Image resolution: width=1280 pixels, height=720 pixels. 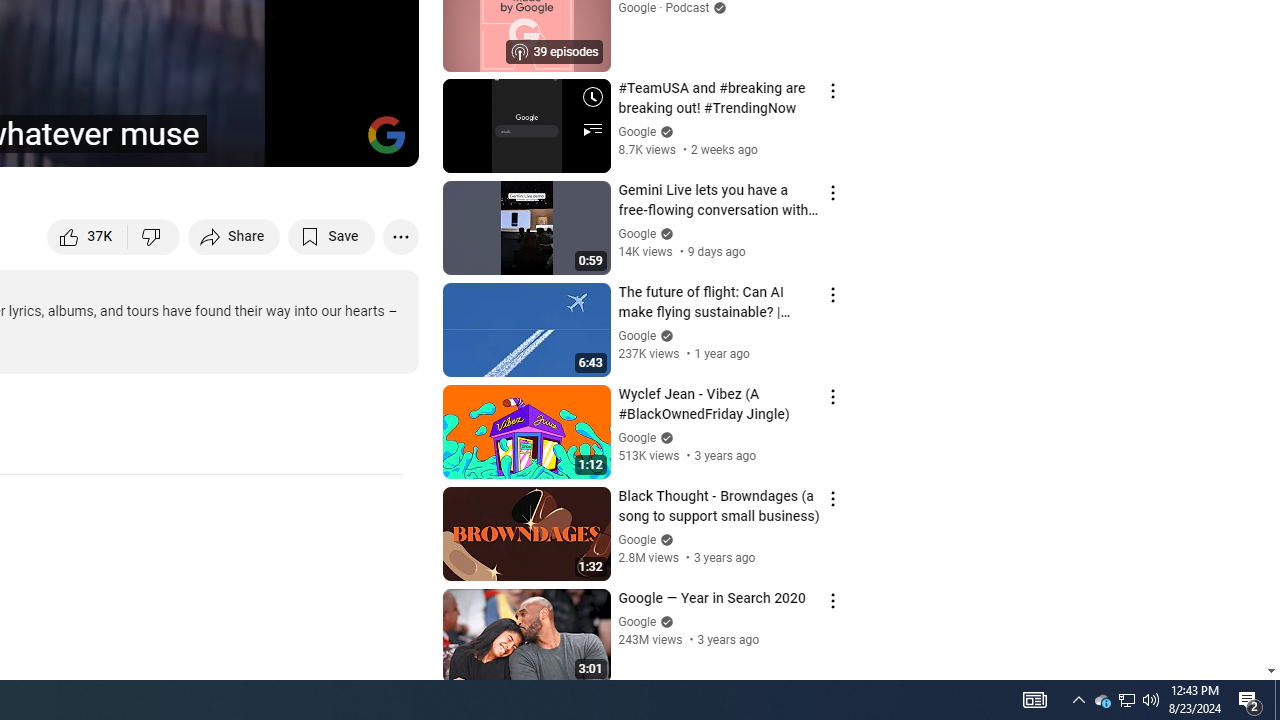 I want to click on 'Channel watermark', so click(x=386, y=135).